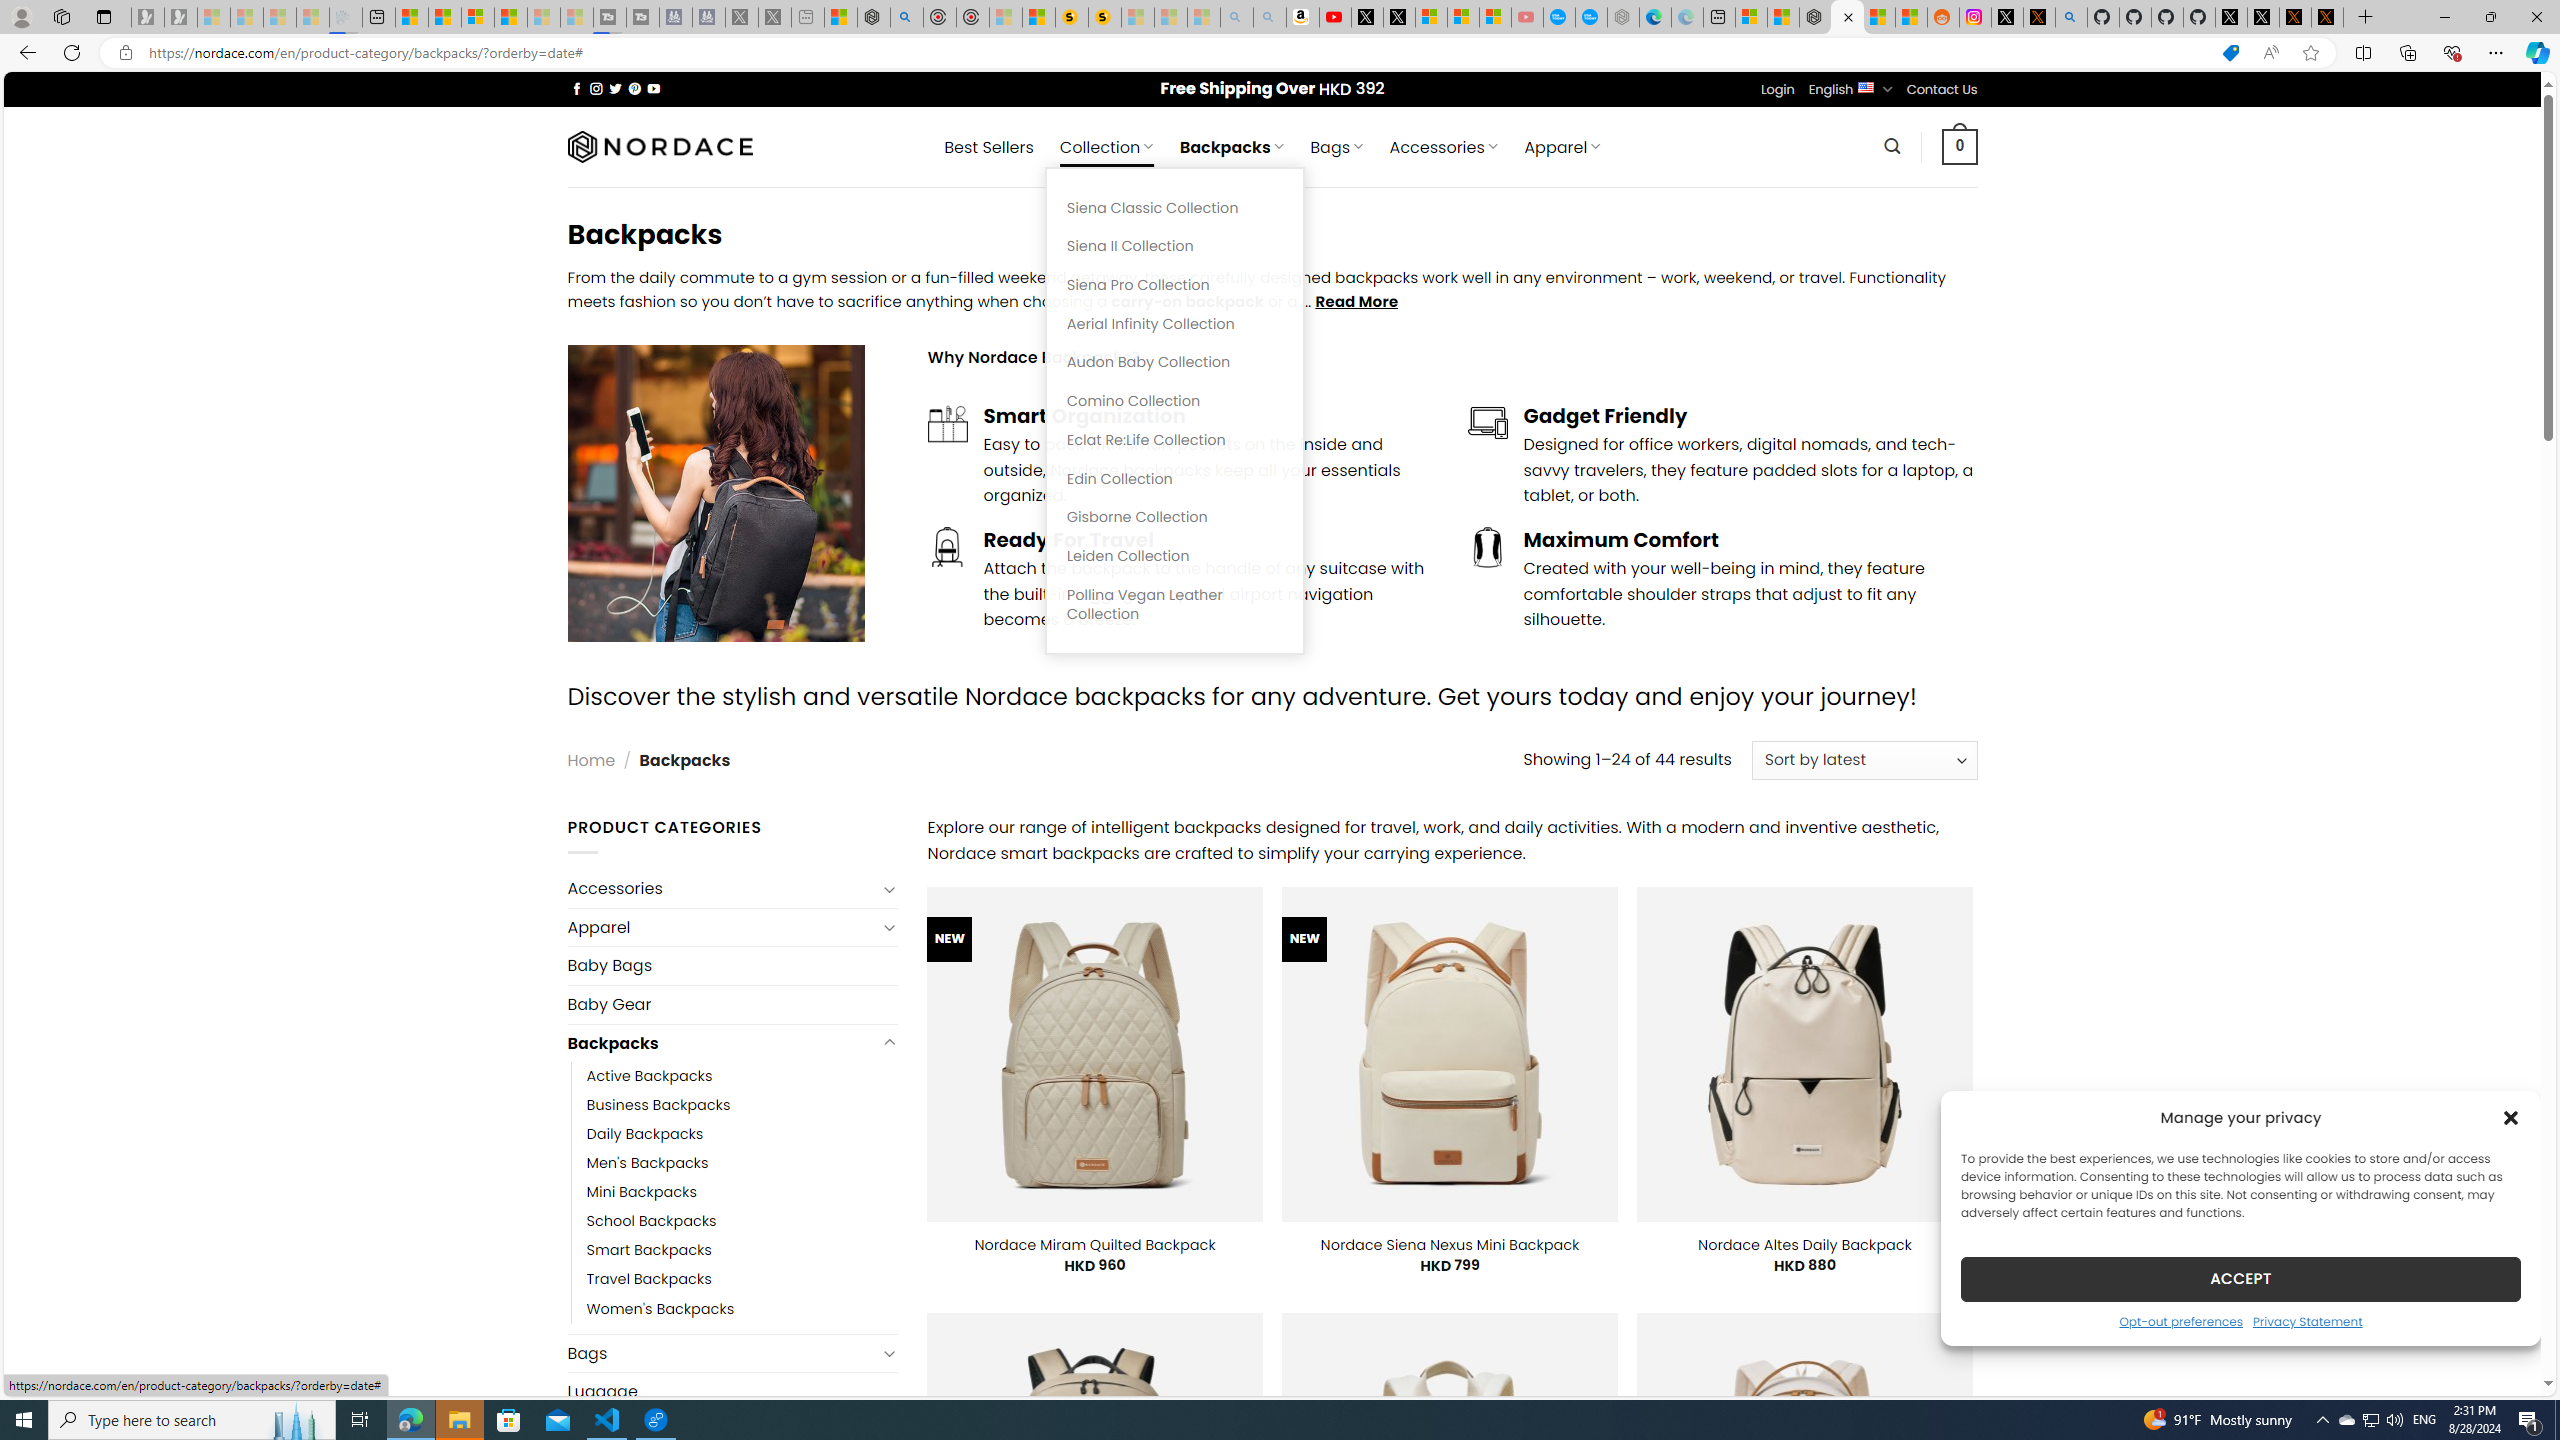  I want to click on 'Business Backpacks', so click(659, 1104).